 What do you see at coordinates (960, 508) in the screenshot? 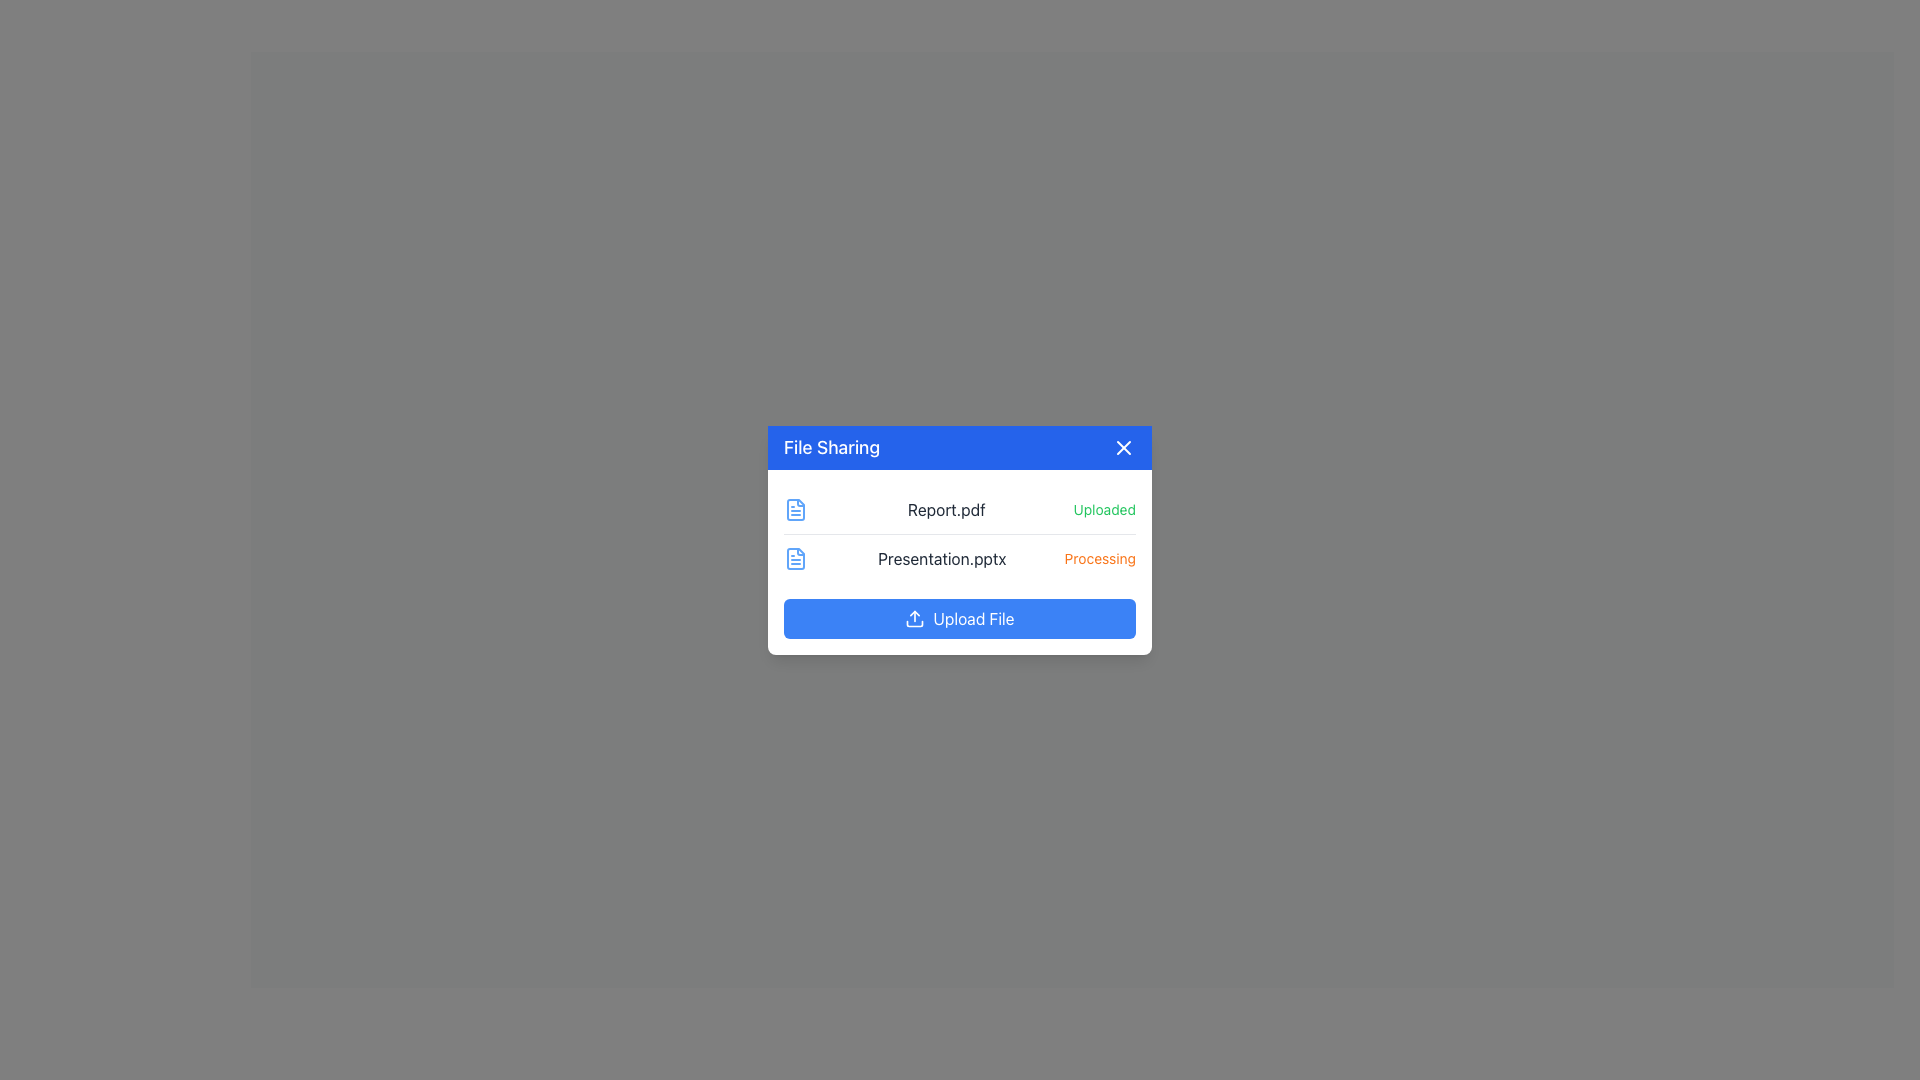
I see `file name 'Report.pdf' and its upload status from the first row of the informational list, which is located below the title 'File Sharing'` at bounding box center [960, 508].